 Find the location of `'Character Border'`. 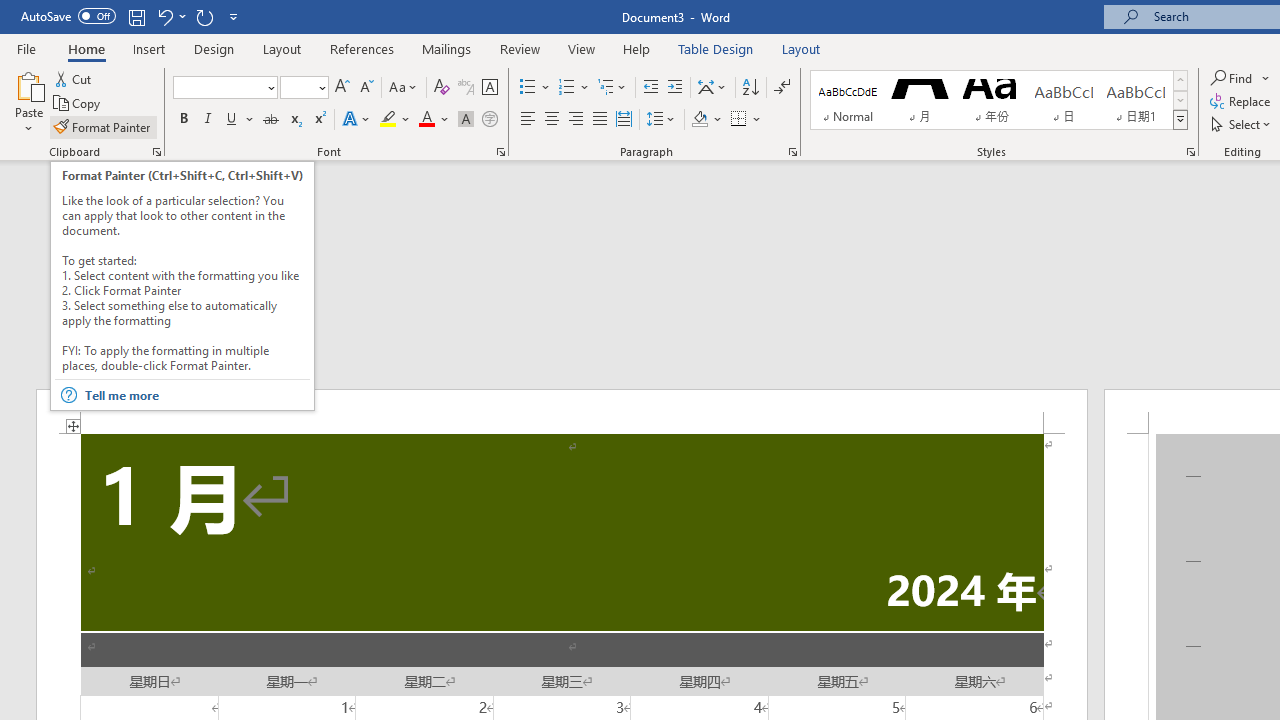

'Character Border' is located at coordinates (489, 86).